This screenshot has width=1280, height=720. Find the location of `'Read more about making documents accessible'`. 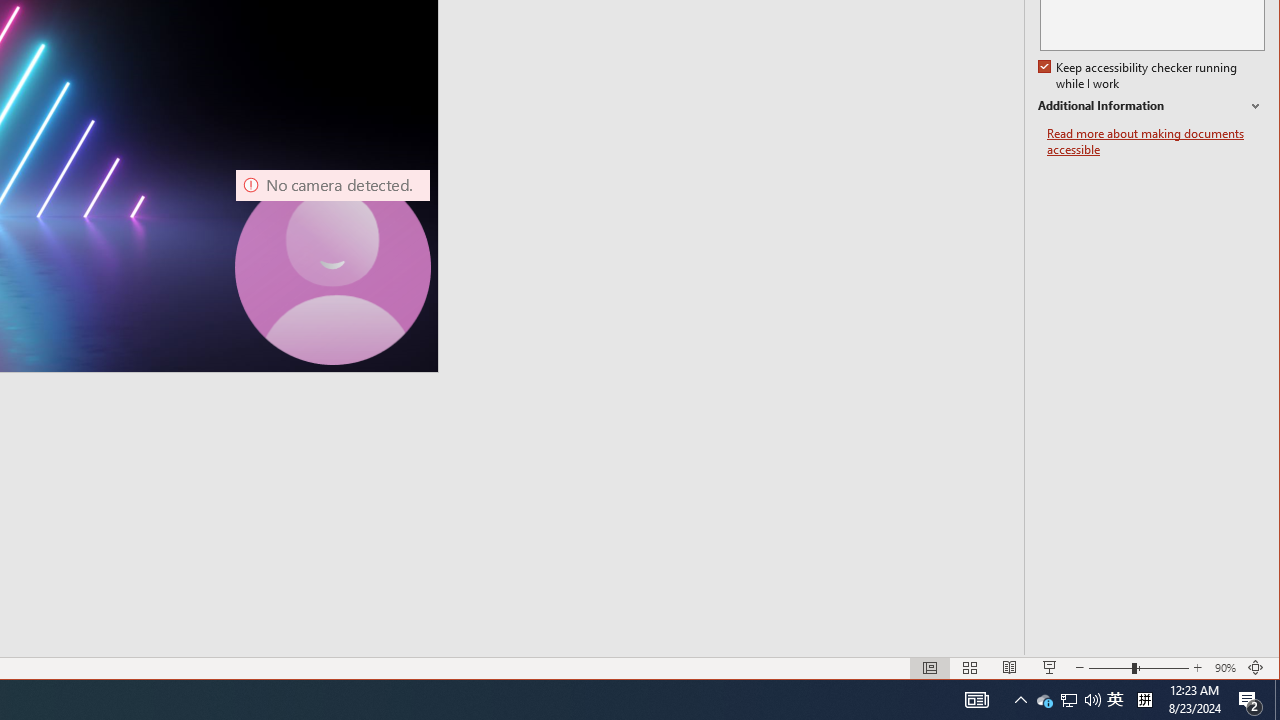

'Read more about making documents accessible' is located at coordinates (1155, 141).